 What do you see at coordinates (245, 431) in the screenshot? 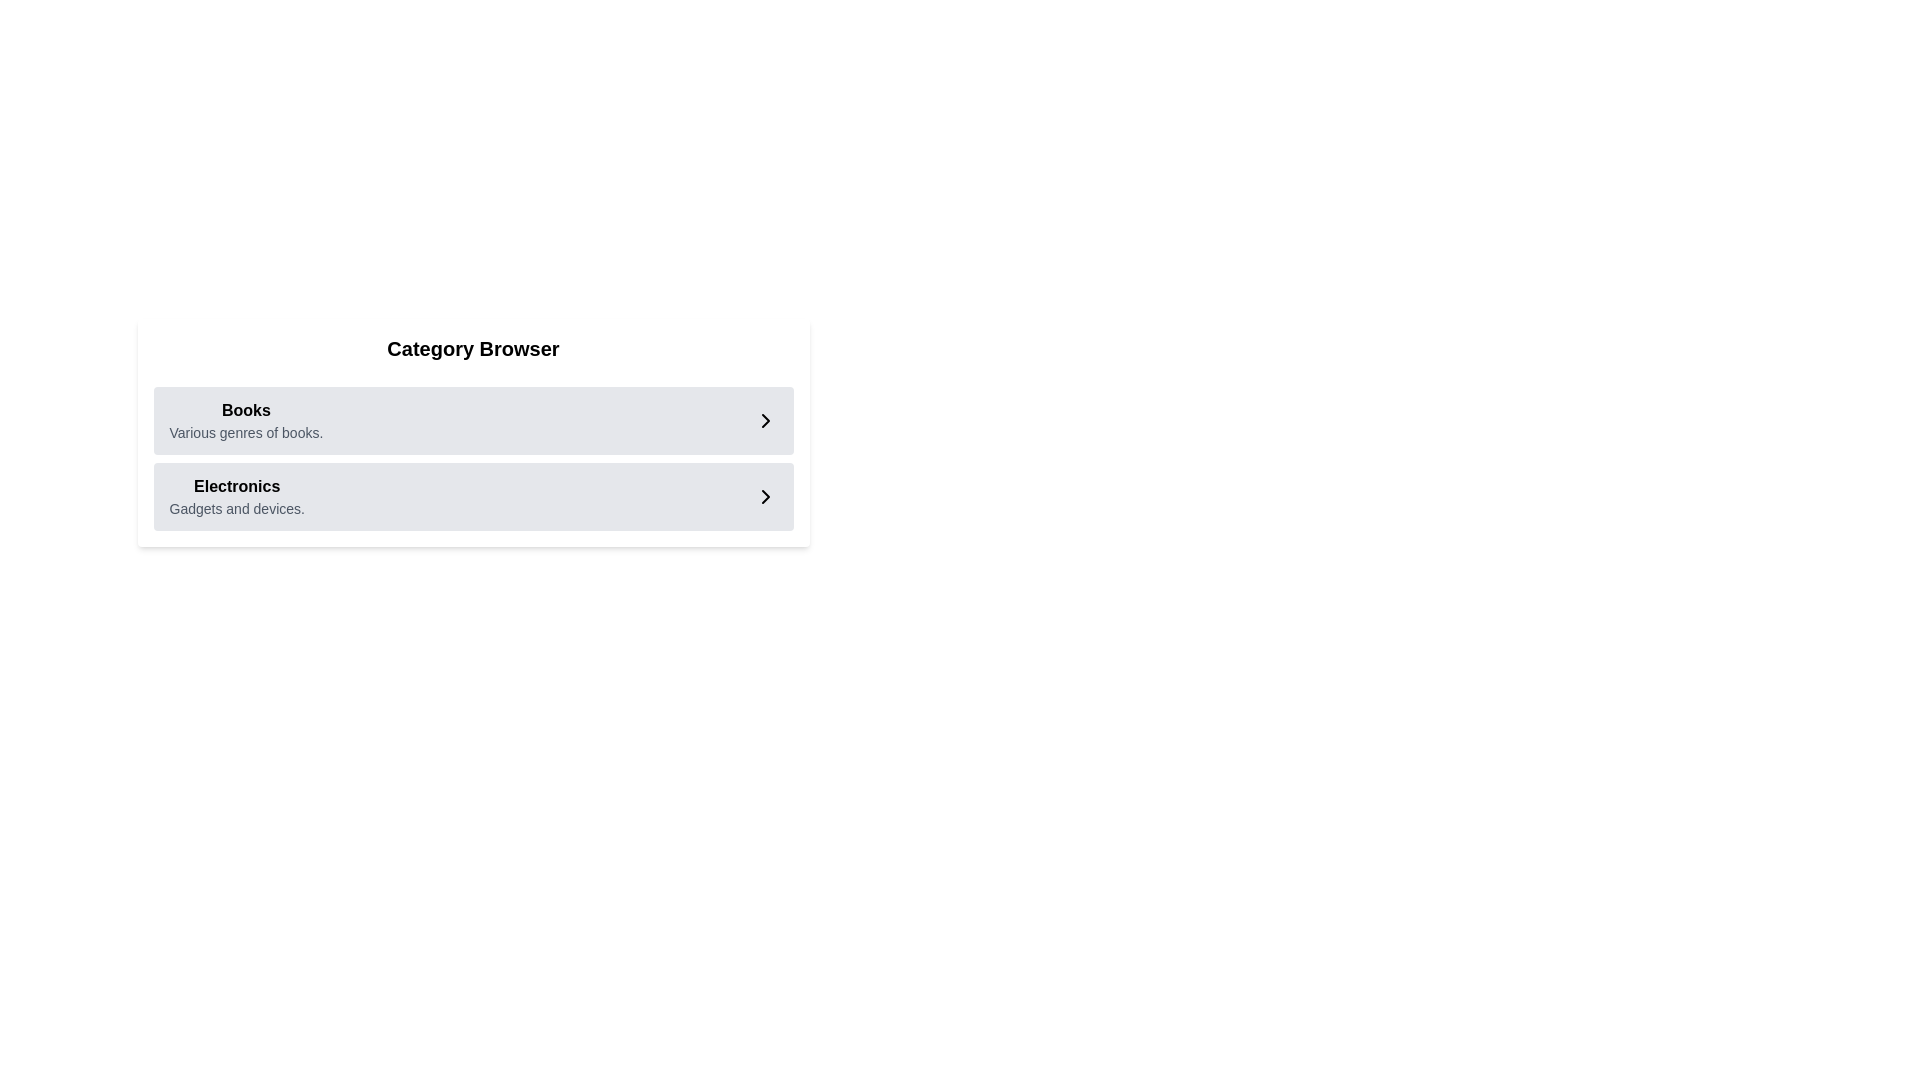
I see `the text label that says 'Various genres of books.', which is styled in light gray and positioned below the 'Books' text` at bounding box center [245, 431].